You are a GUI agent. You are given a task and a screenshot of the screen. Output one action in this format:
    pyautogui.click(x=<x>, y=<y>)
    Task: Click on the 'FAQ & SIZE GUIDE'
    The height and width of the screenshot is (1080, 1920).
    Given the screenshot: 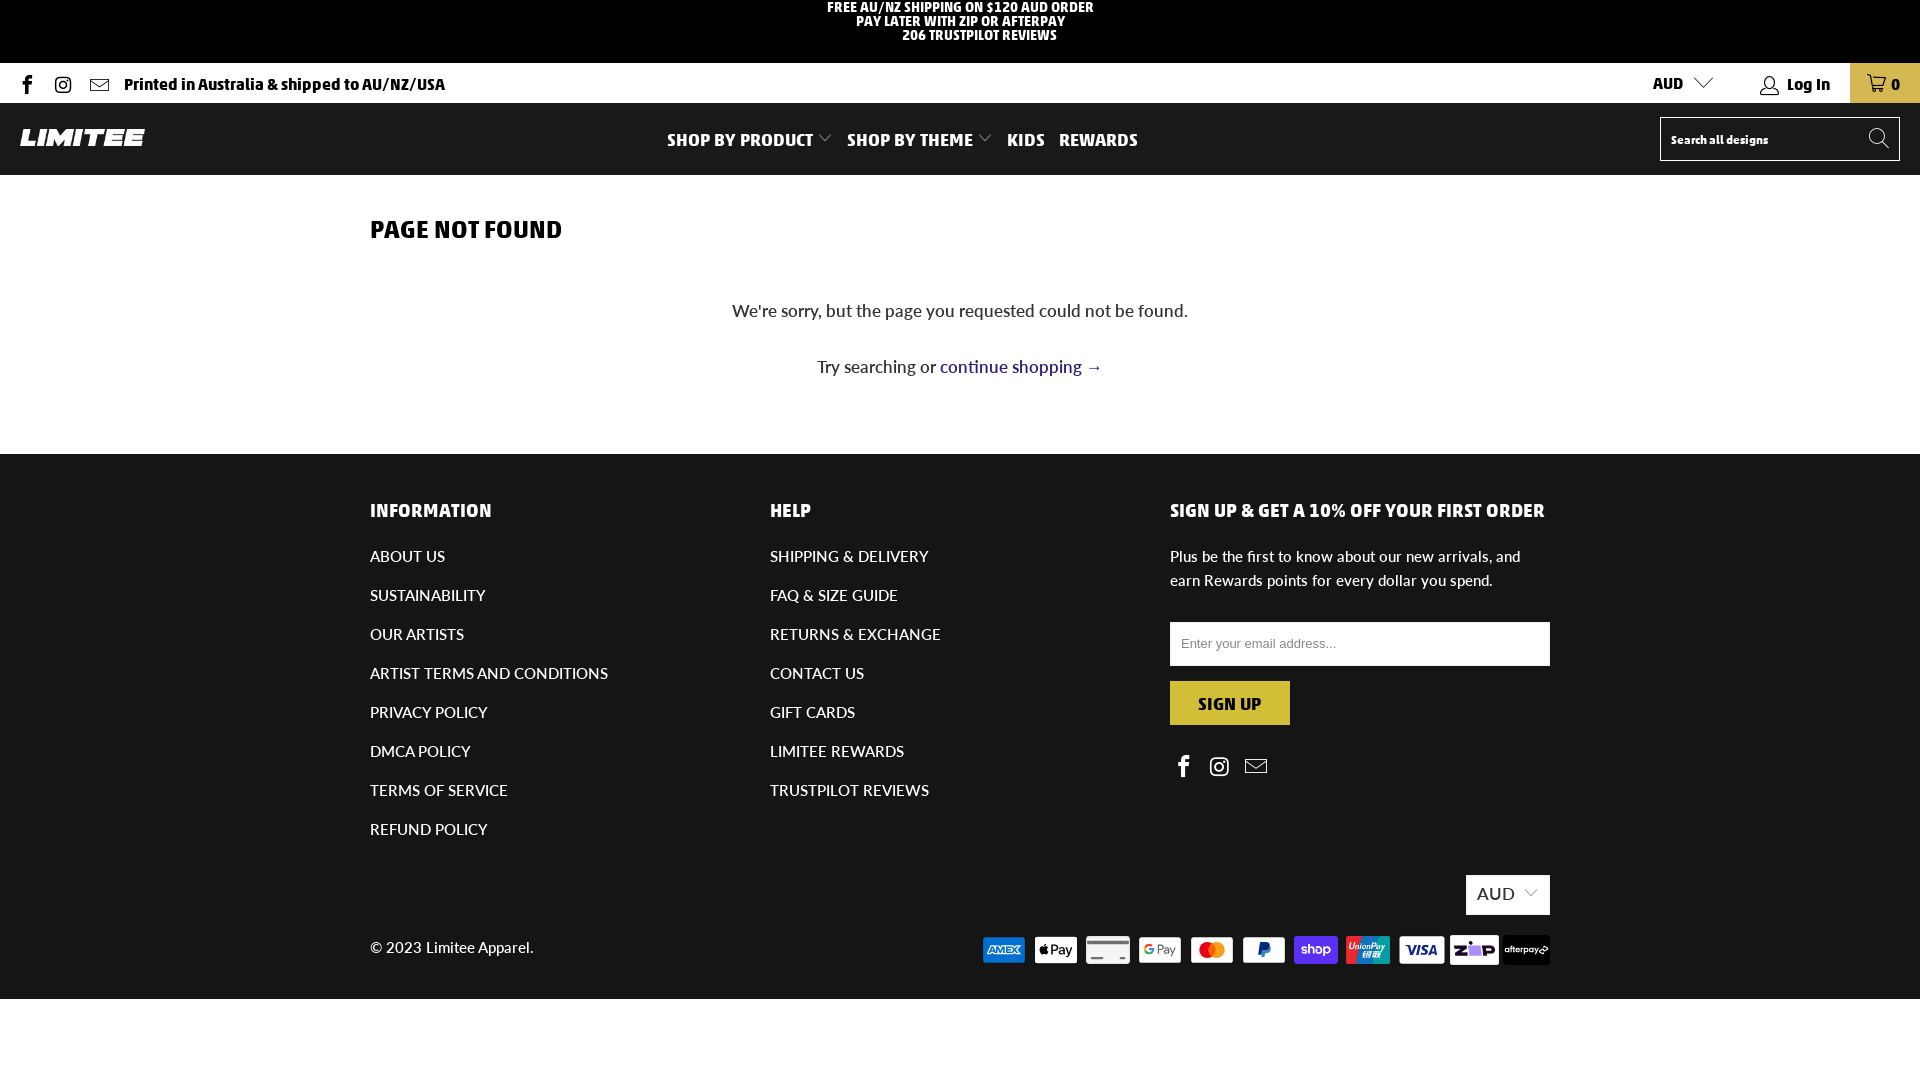 What is the action you would take?
    pyautogui.click(x=834, y=593)
    